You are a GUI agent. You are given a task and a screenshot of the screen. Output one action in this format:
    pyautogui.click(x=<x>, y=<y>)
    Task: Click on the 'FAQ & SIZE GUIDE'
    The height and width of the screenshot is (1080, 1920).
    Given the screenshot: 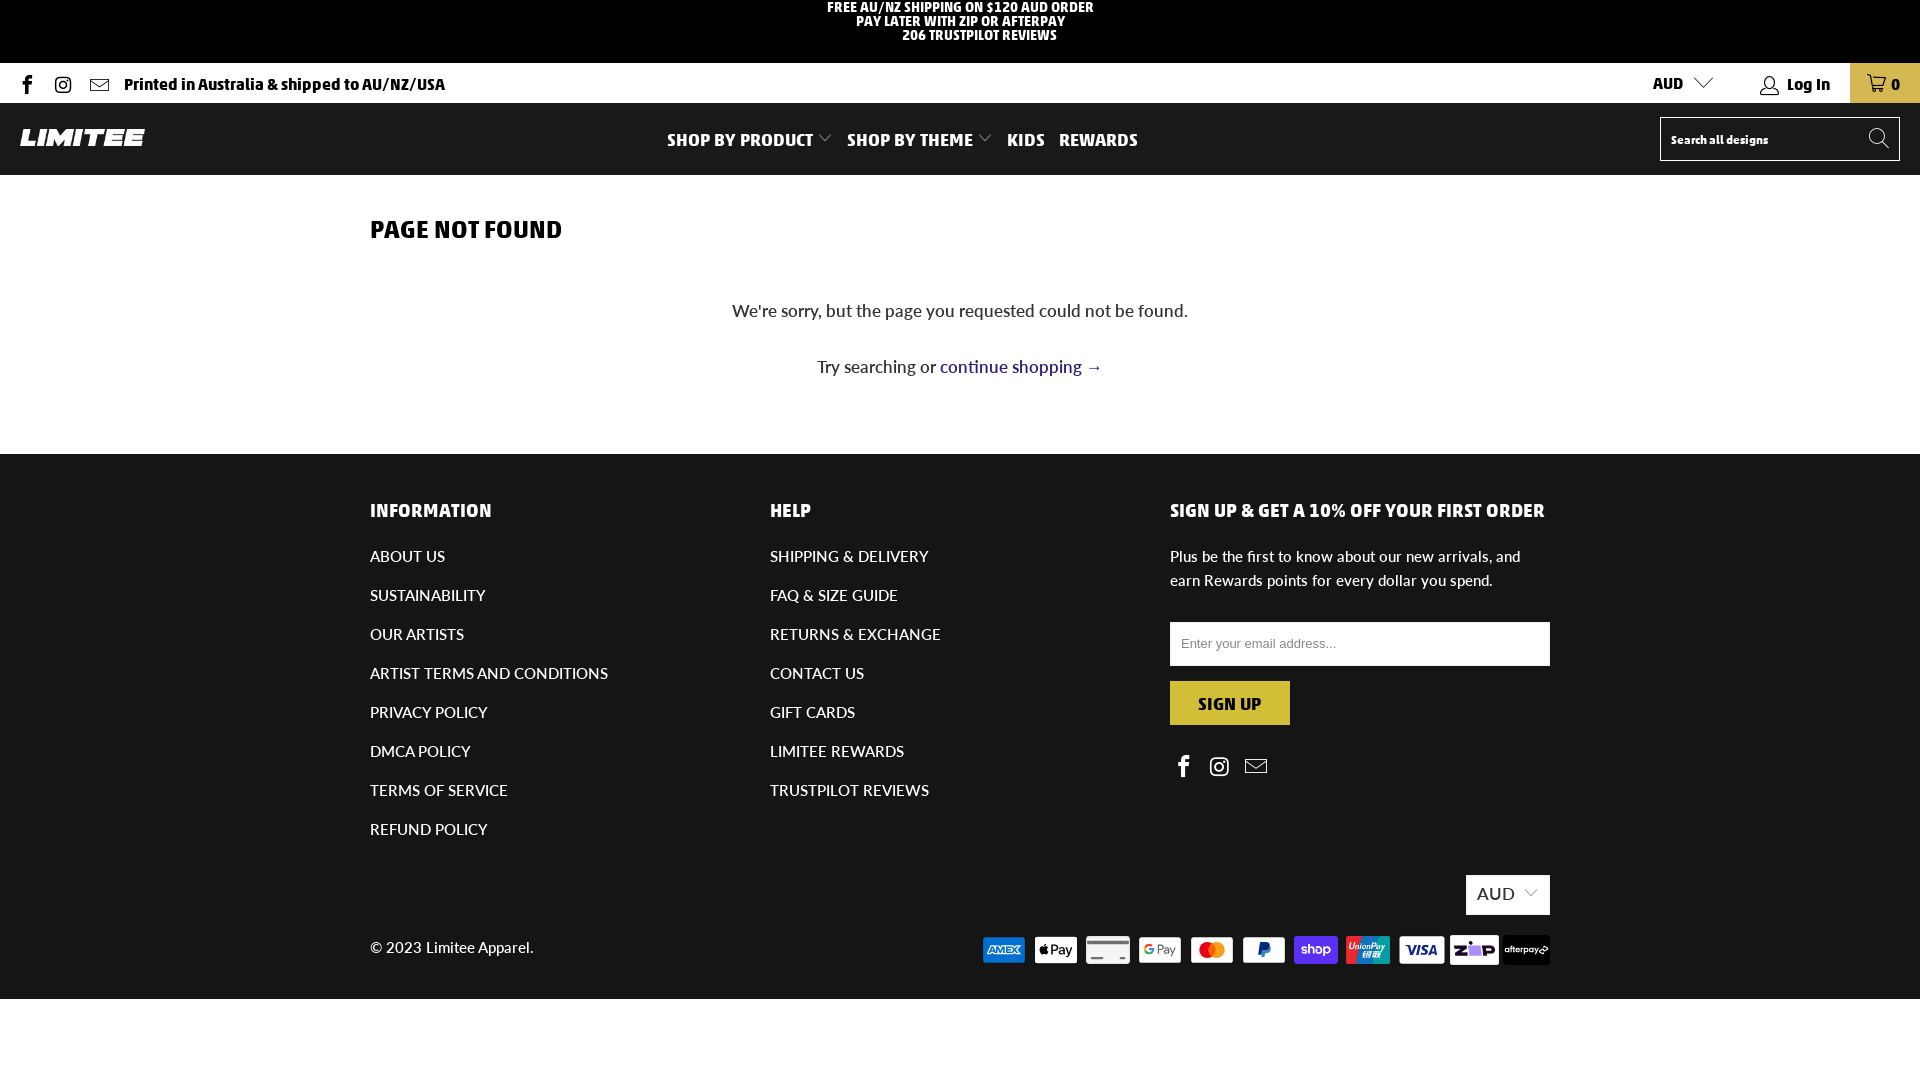 What is the action you would take?
    pyautogui.click(x=834, y=593)
    